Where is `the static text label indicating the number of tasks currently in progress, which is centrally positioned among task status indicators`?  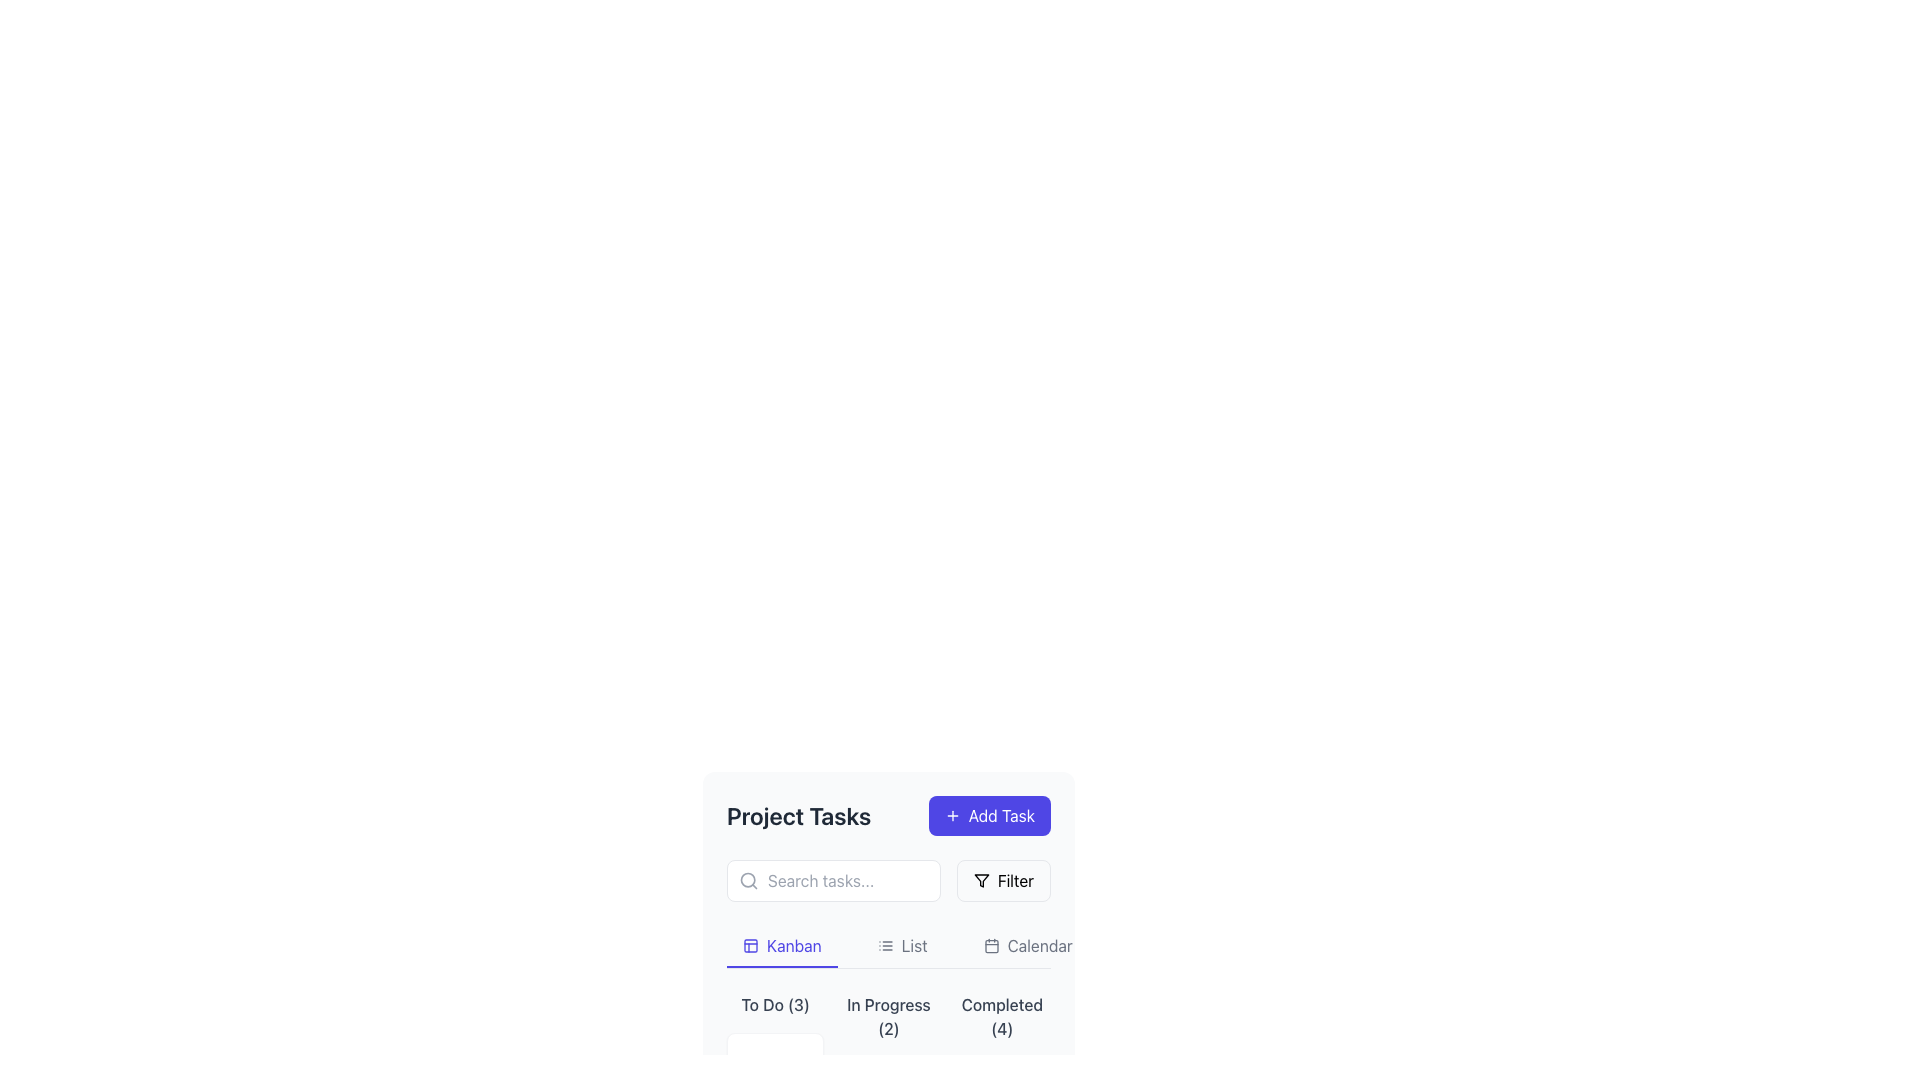
the static text label indicating the number of tasks currently in progress, which is centrally positioned among task status indicators is located at coordinates (887, 1017).